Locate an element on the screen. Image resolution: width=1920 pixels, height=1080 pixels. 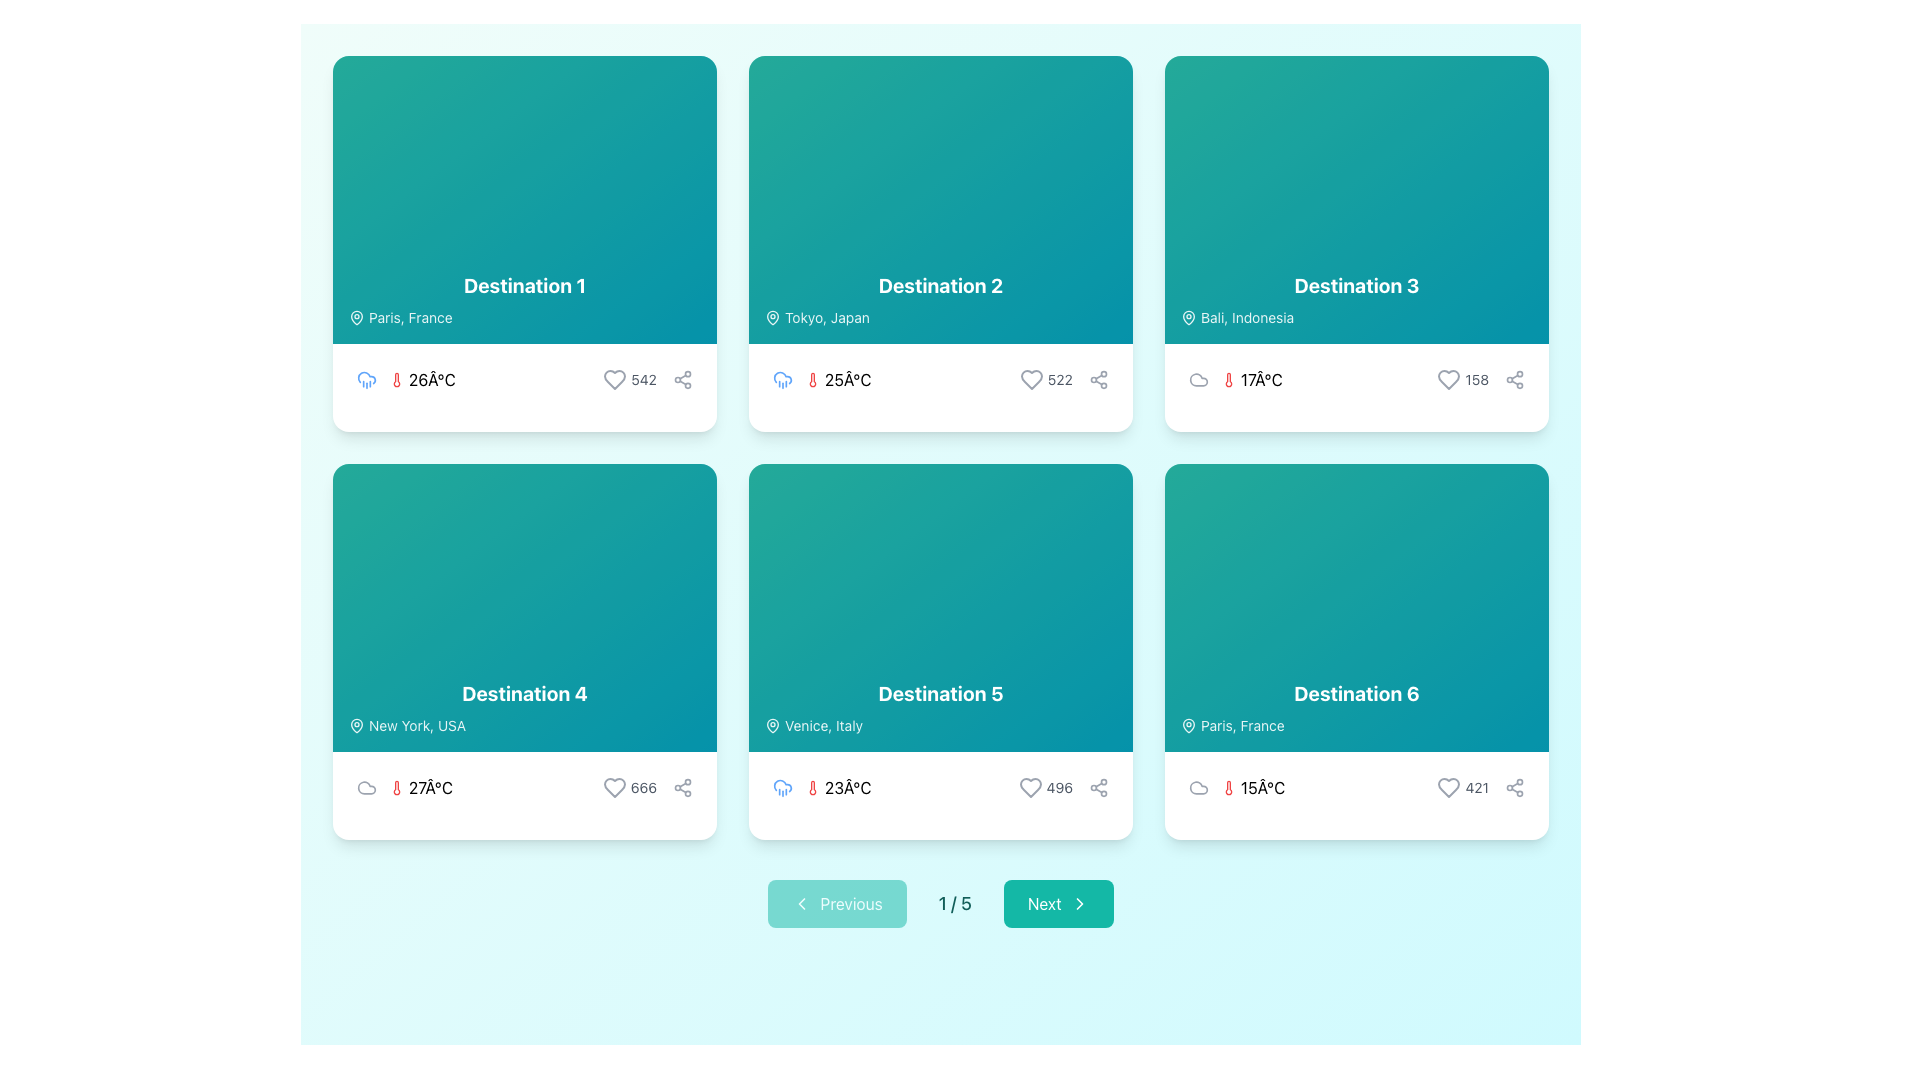
text content of the static text label located in the top-left corner of the 'Destination 2' card, which is associated with a map pin icon is located at coordinates (827, 316).